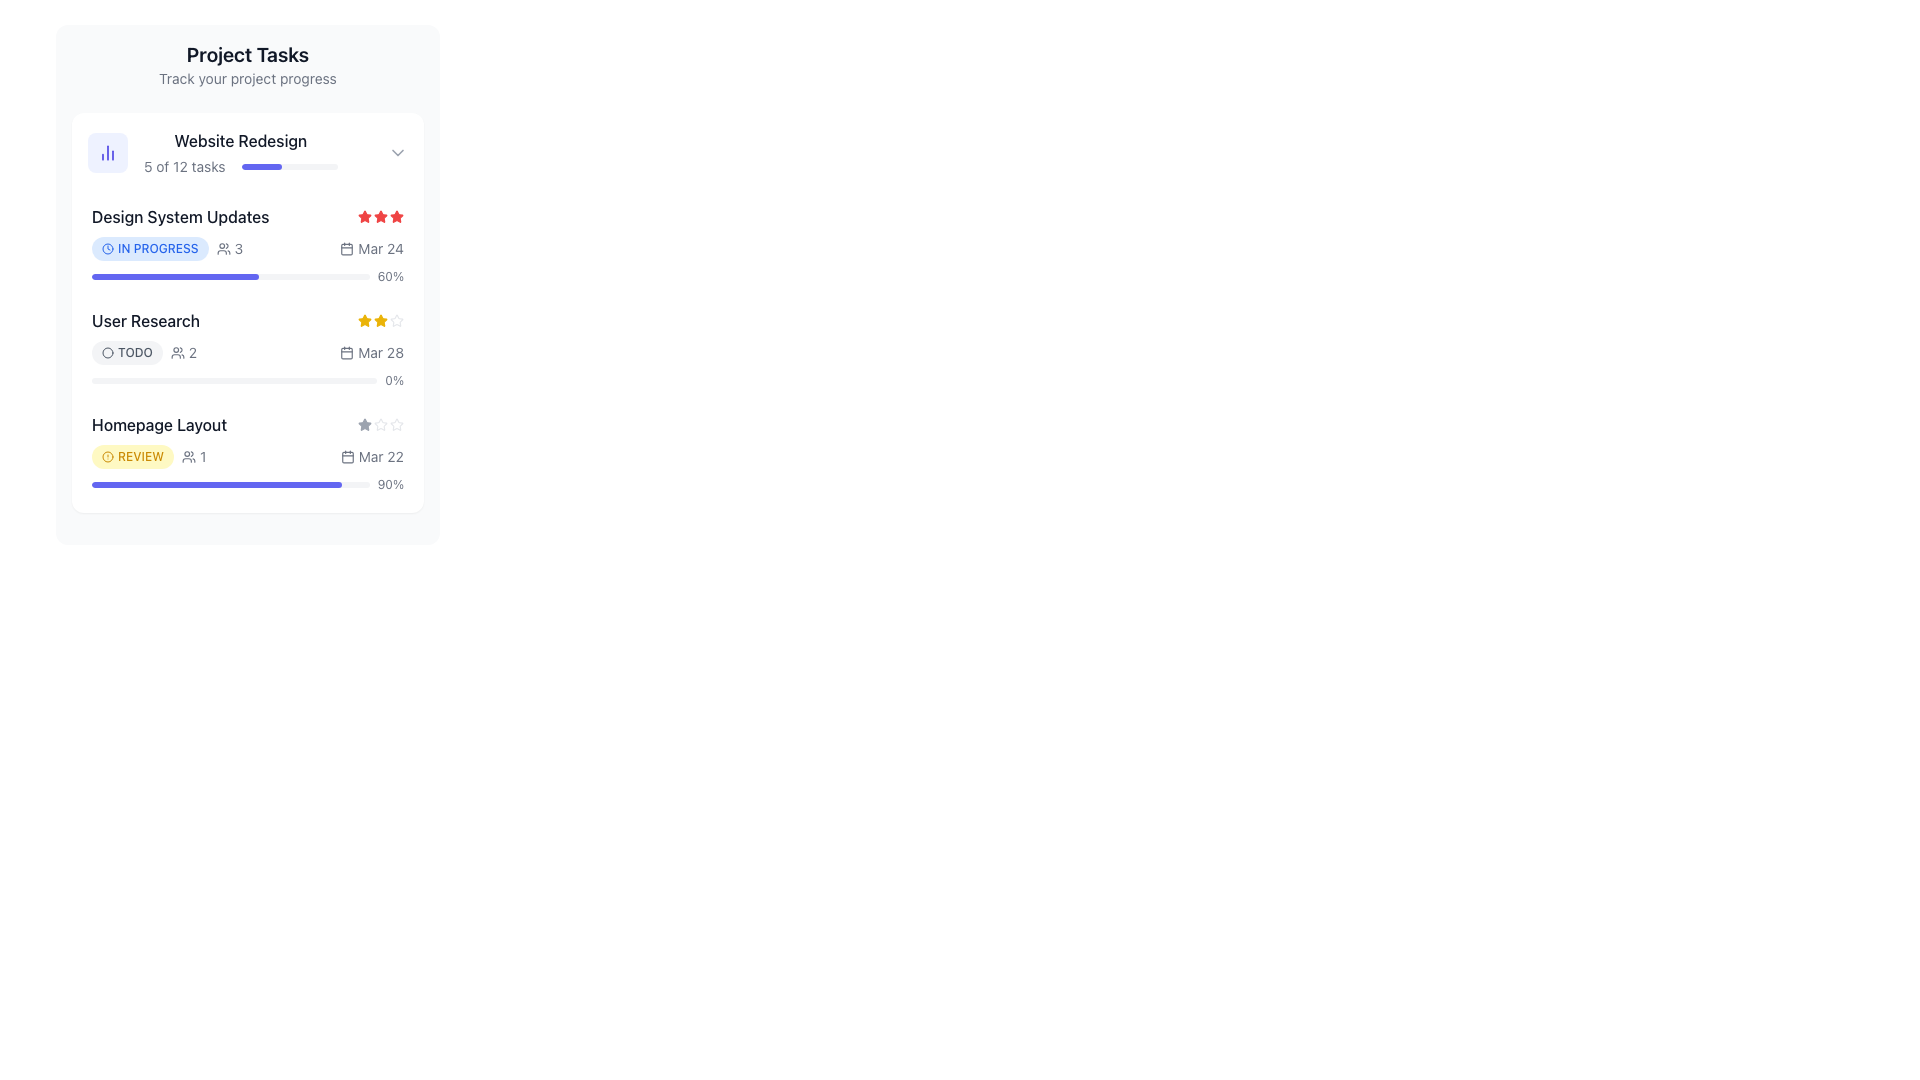  I want to click on the Text label indicating the completion percentage of the 'Design System Updates' task card, located at the right end of the associated progress bar, so click(390, 277).